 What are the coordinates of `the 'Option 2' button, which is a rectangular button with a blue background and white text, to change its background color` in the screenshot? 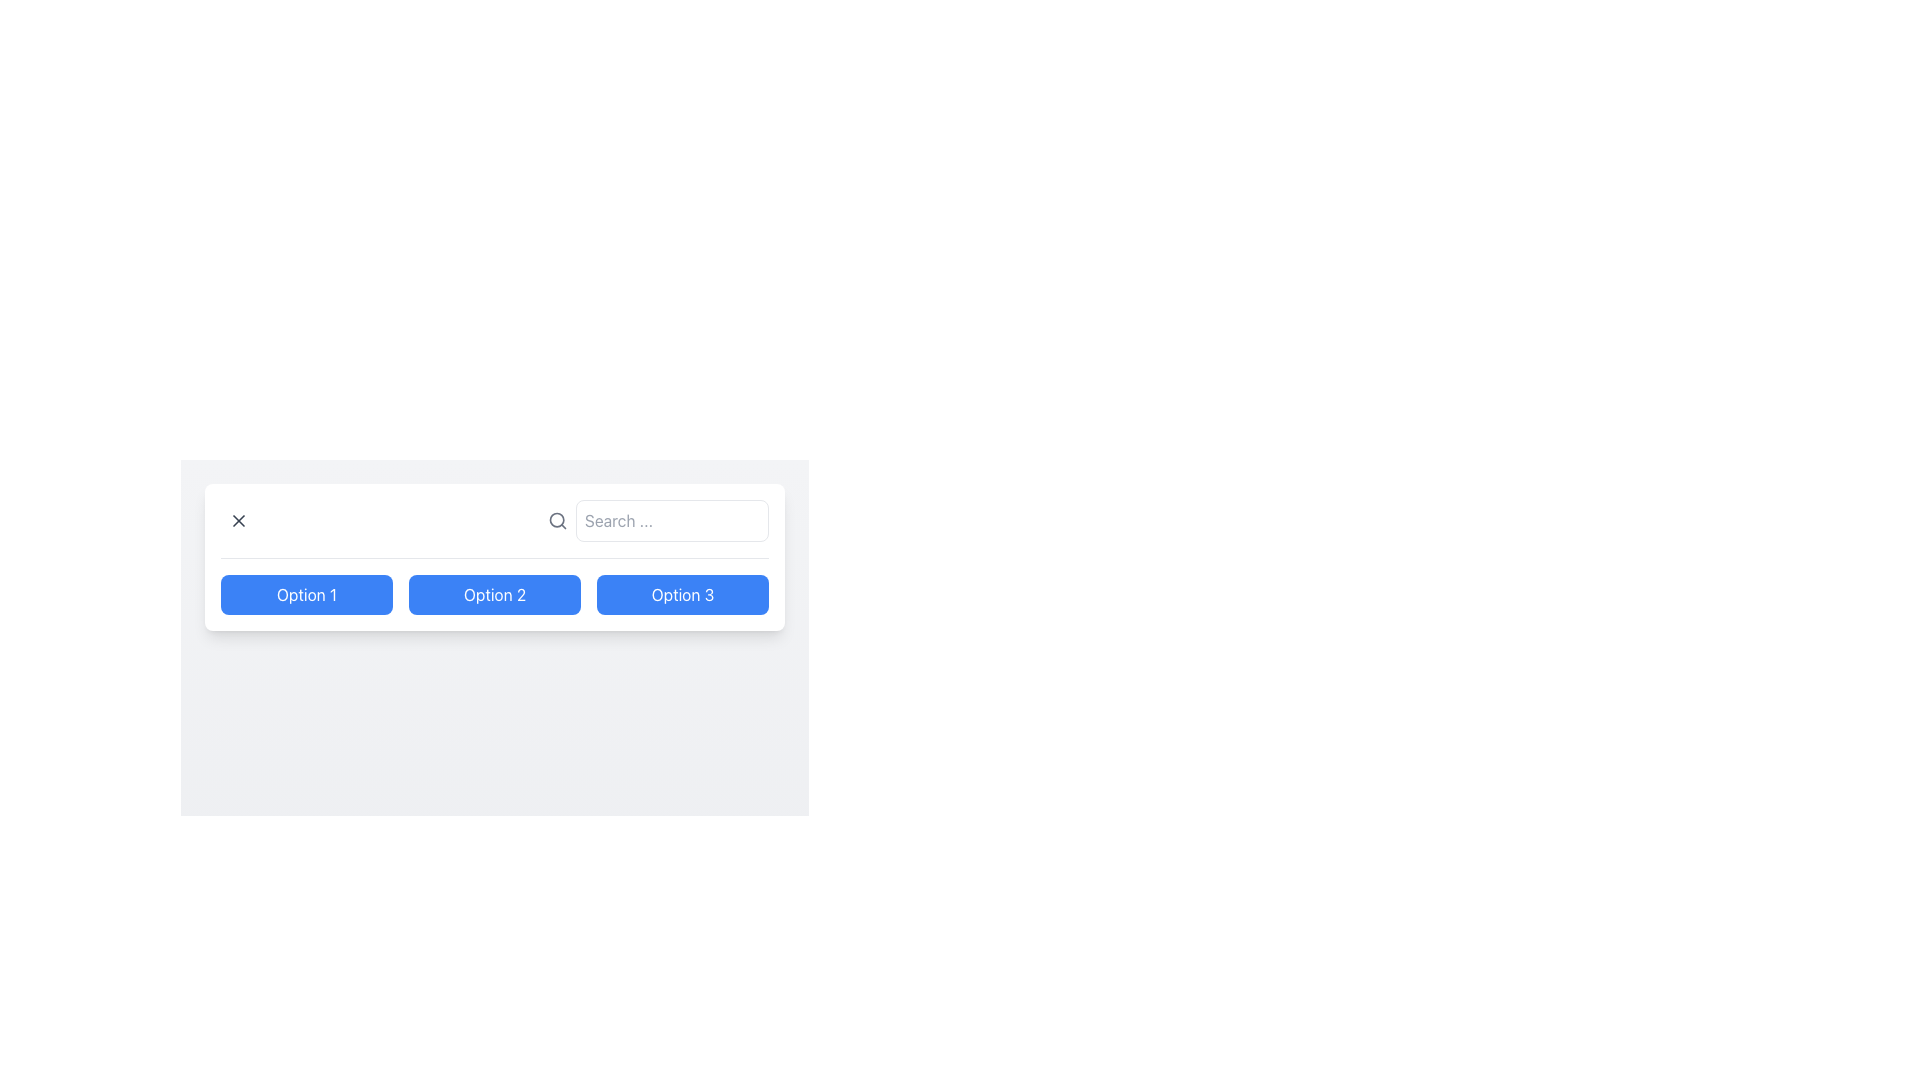 It's located at (494, 593).